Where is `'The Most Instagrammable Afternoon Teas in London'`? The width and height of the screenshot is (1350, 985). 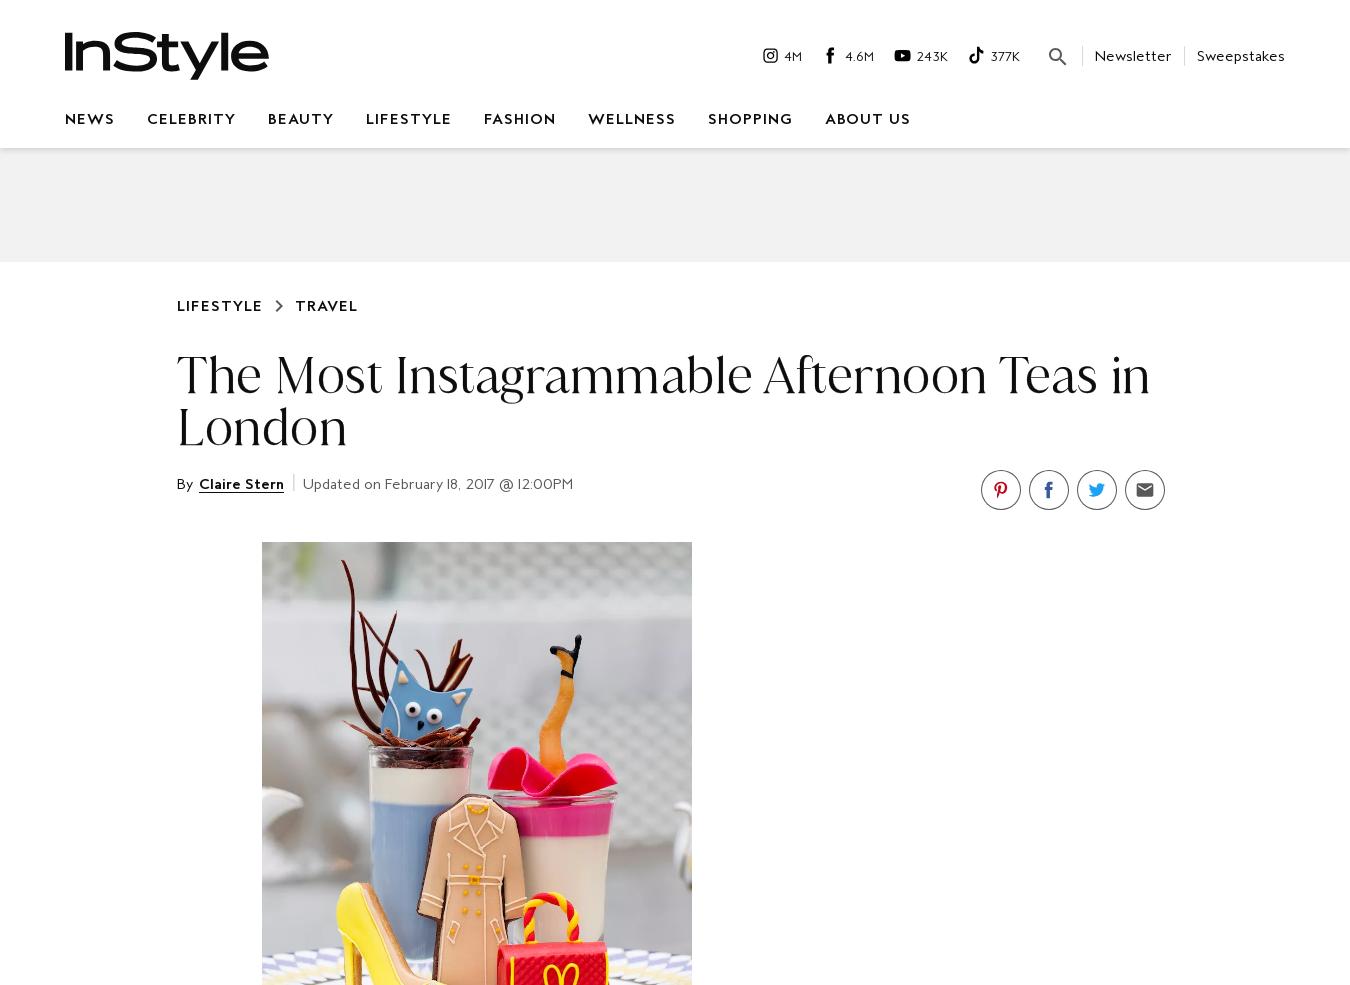
'The Most Instagrammable Afternoon Teas in London' is located at coordinates (663, 400).